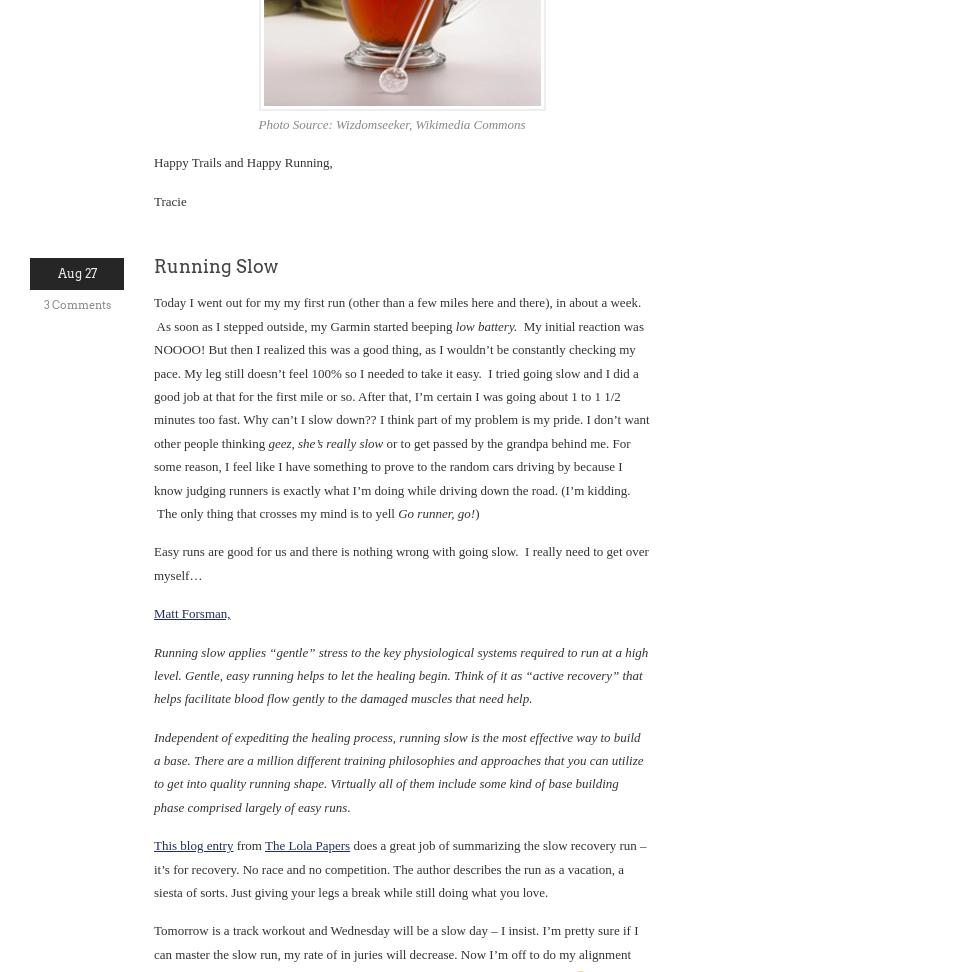 The width and height of the screenshot is (960, 972). Describe the element at coordinates (152, 199) in the screenshot. I see `'Tracie'` at that location.